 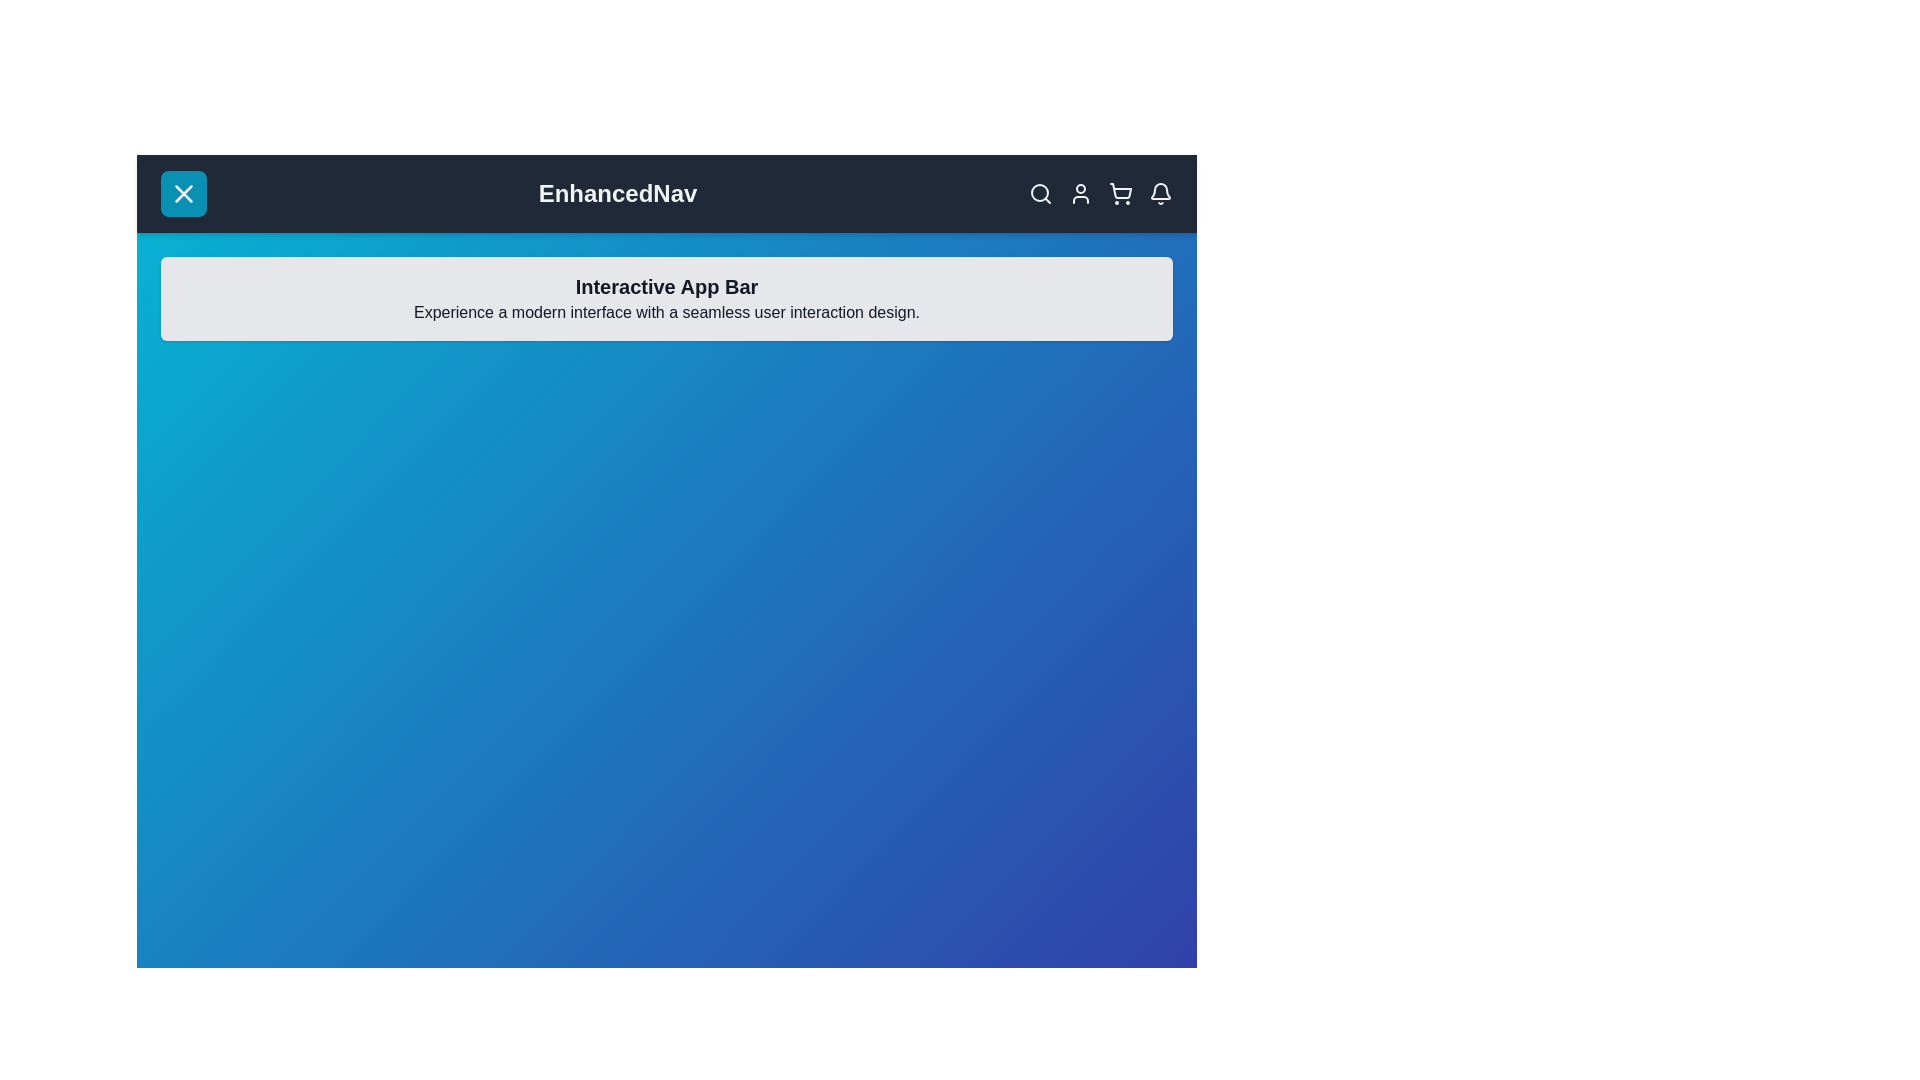 I want to click on the shopping cart icon in the top-right of the app bar, so click(x=1121, y=193).